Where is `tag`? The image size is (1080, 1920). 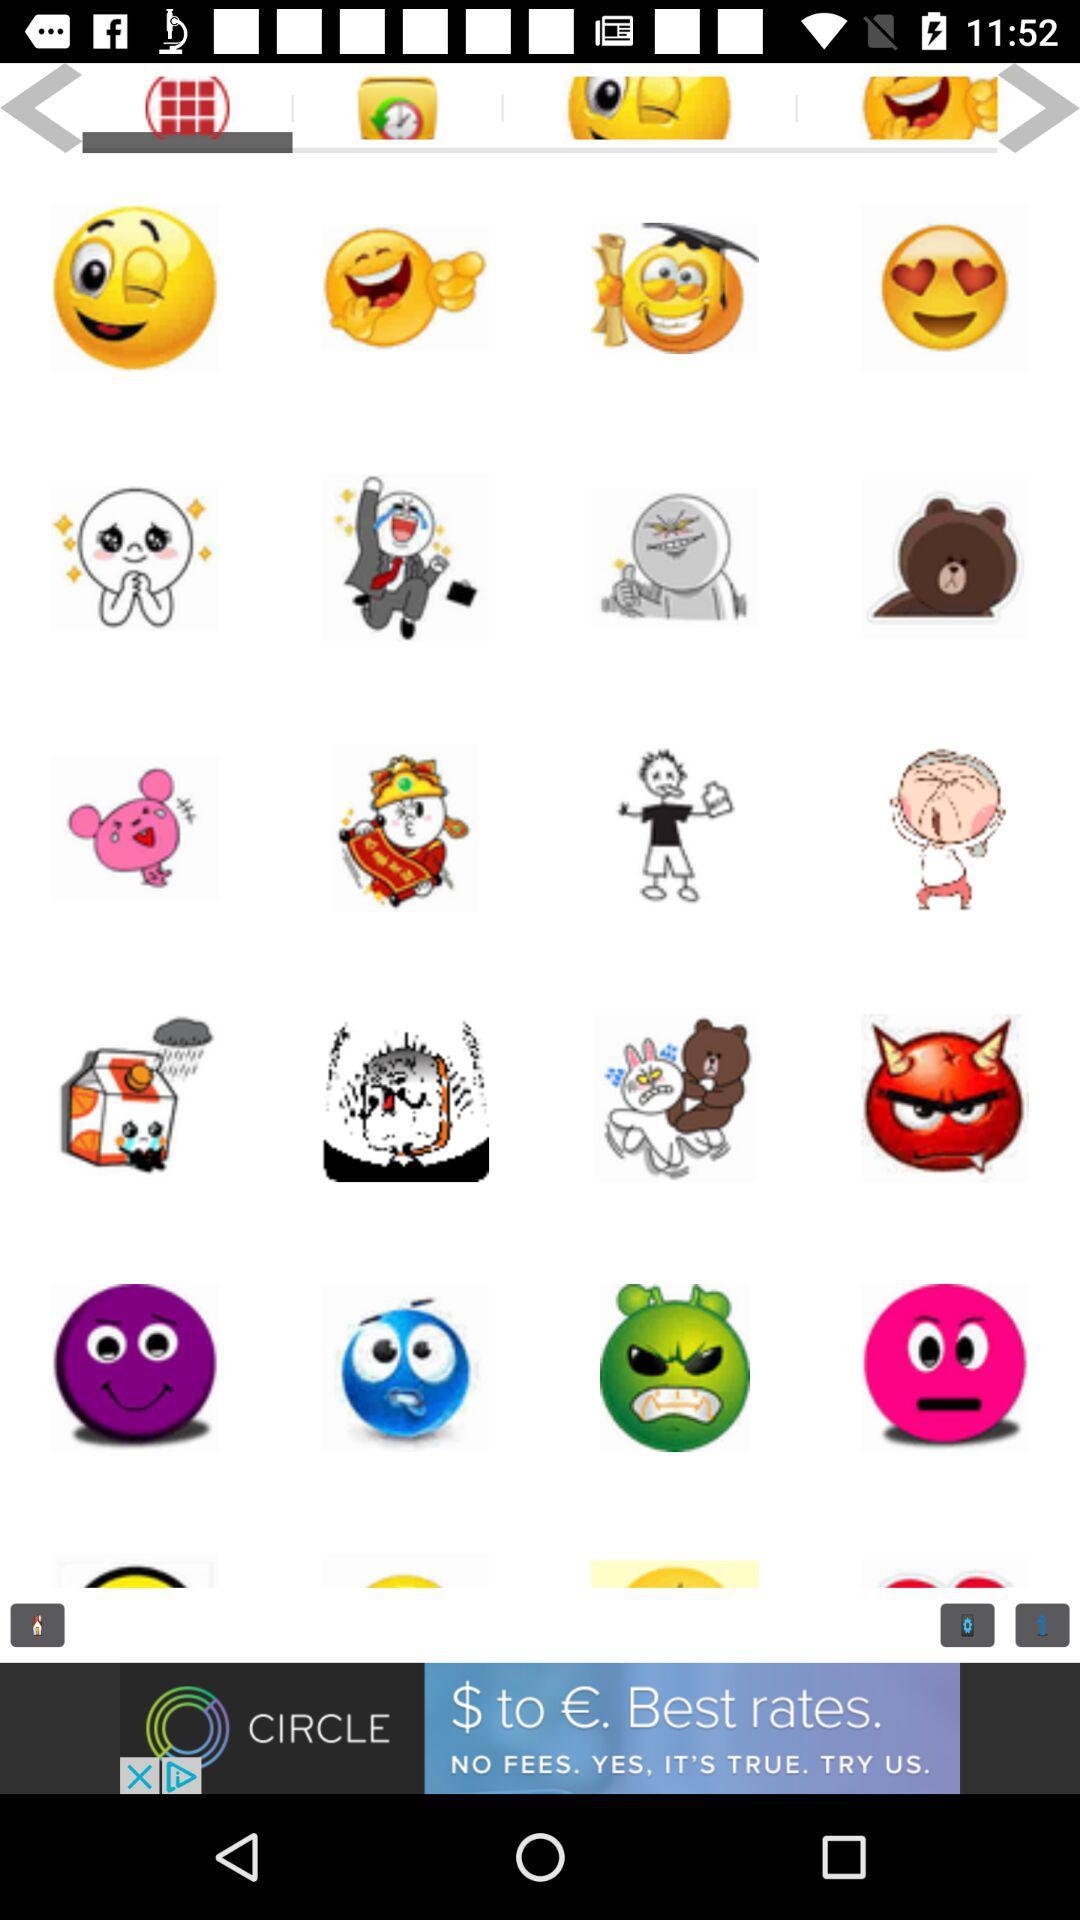
tag is located at coordinates (649, 107).